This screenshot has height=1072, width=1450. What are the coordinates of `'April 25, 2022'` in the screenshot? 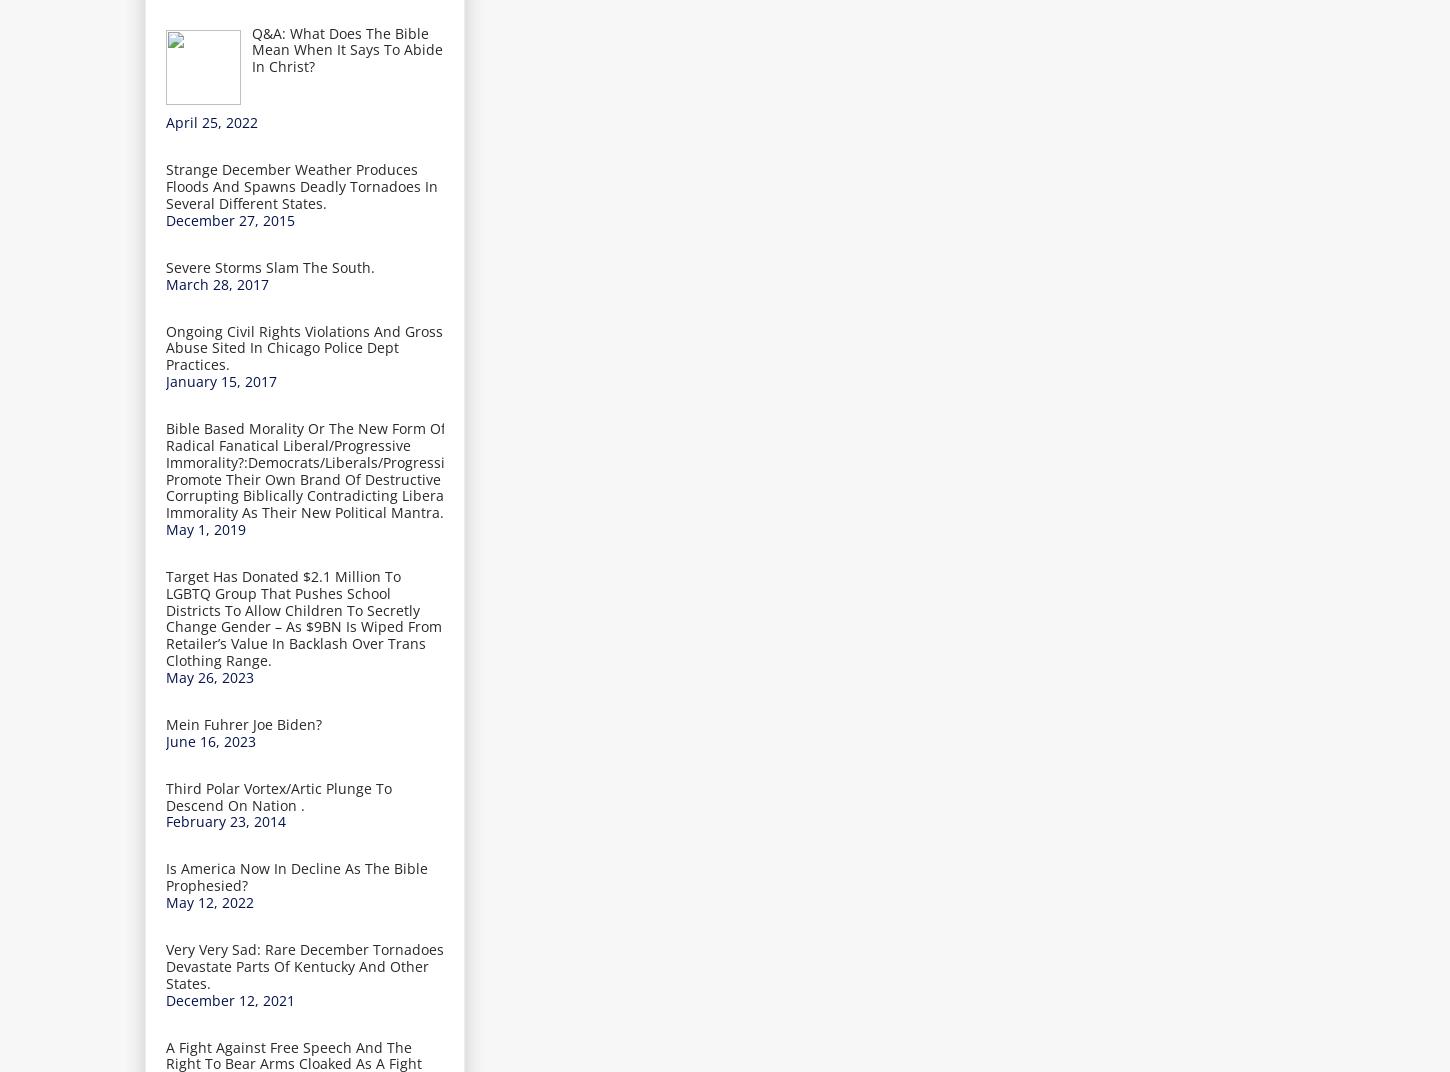 It's located at (210, 122).